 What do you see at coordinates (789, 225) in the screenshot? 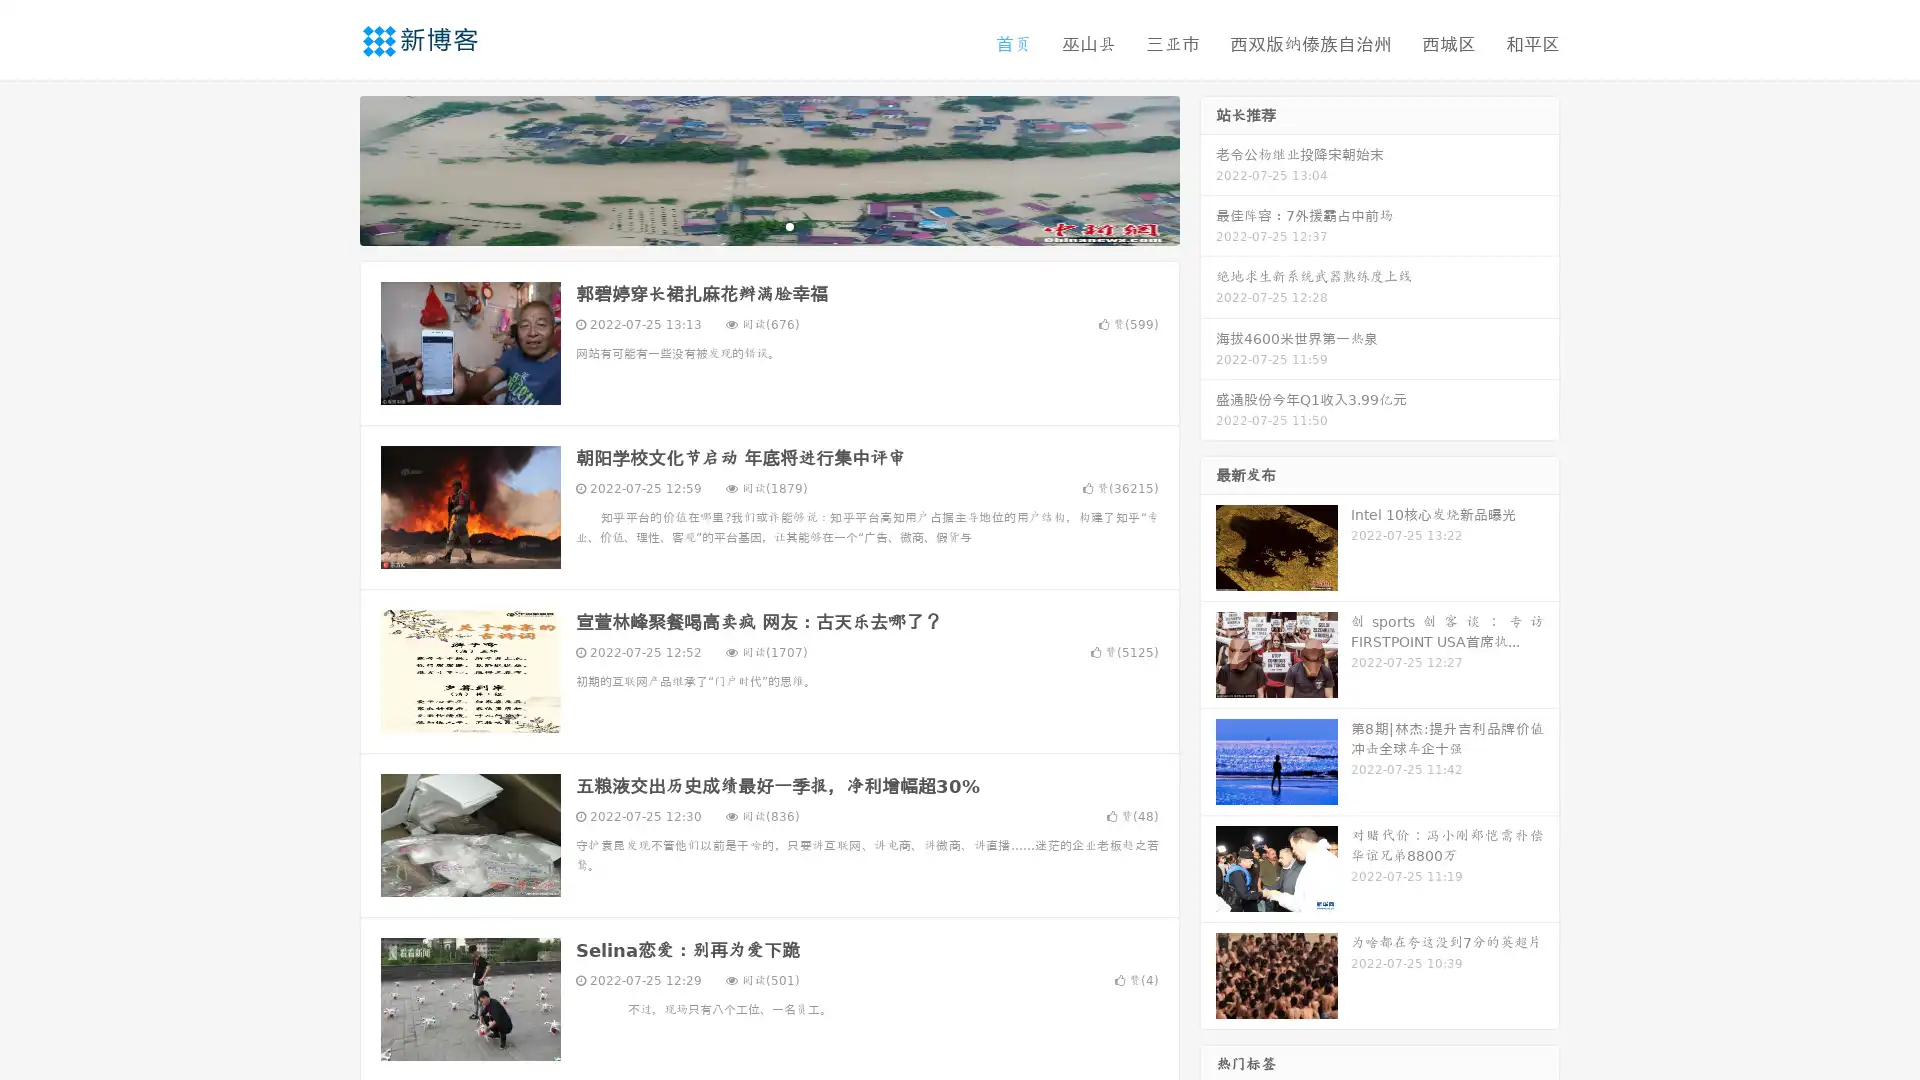
I see `Go to slide 3` at bounding box center [789, 225].